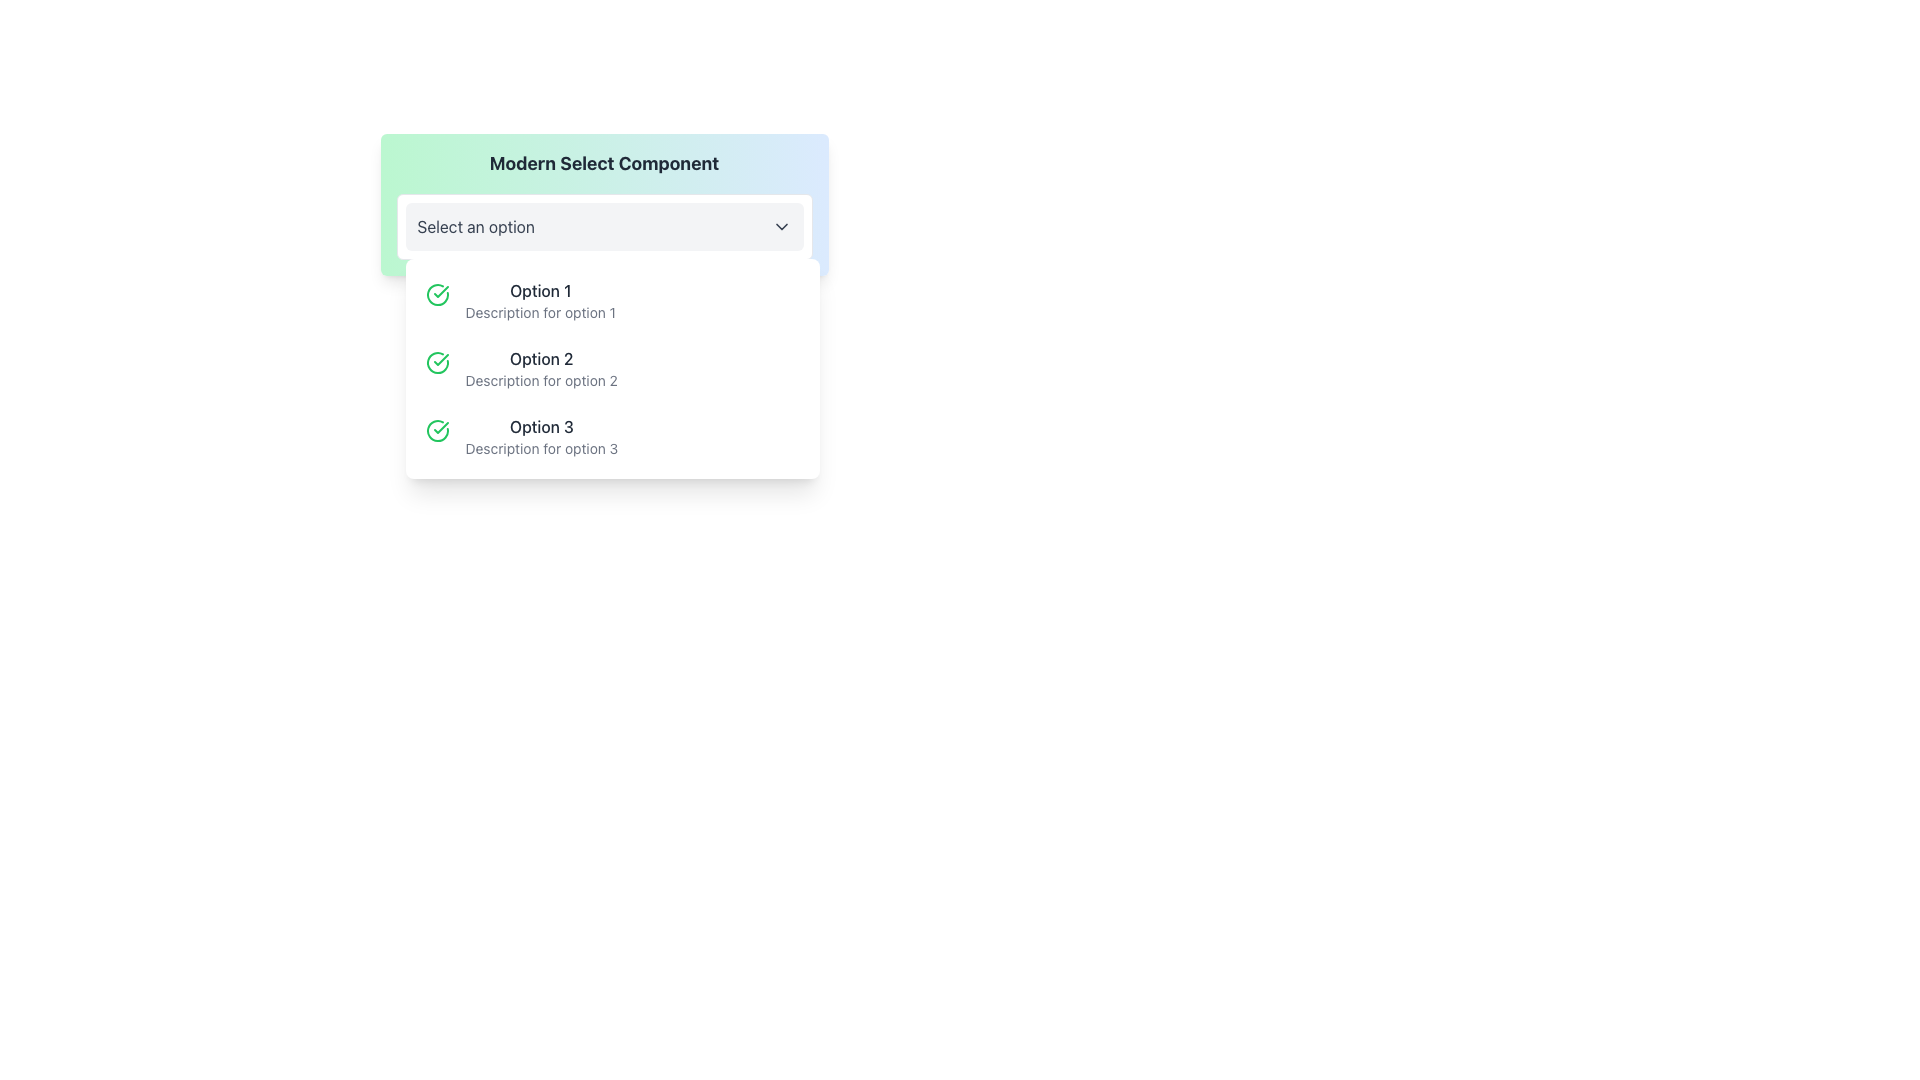 This screenshot has height=1080, width=1920. I want to click on the text label displaying 'Description for option 1' which is located below the main header 'Option 1' in the dropdown menu, so click(540, 312).